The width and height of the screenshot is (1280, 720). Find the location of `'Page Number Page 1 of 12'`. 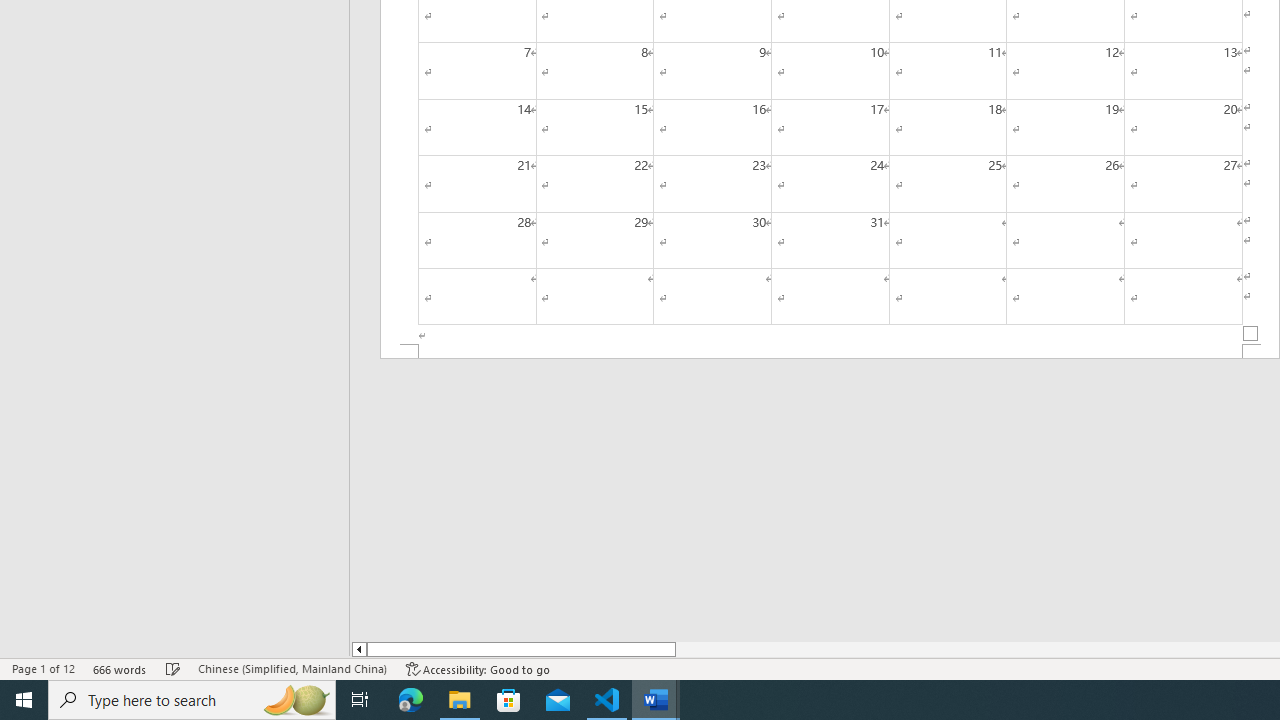

'Page Number Page 1 of 12' is located at coordinates (43, 669).